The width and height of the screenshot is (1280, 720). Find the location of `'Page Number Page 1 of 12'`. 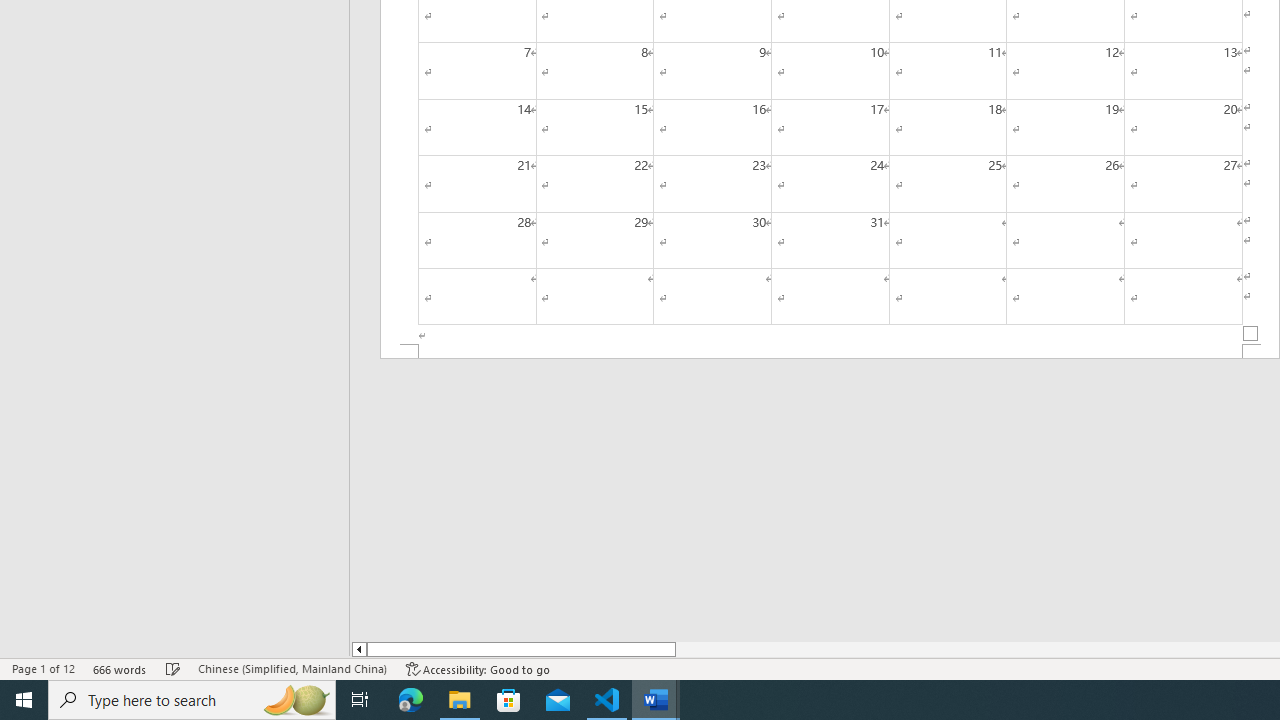

'Page Number Page 1 of 12' is located at coordinates (43, 669).